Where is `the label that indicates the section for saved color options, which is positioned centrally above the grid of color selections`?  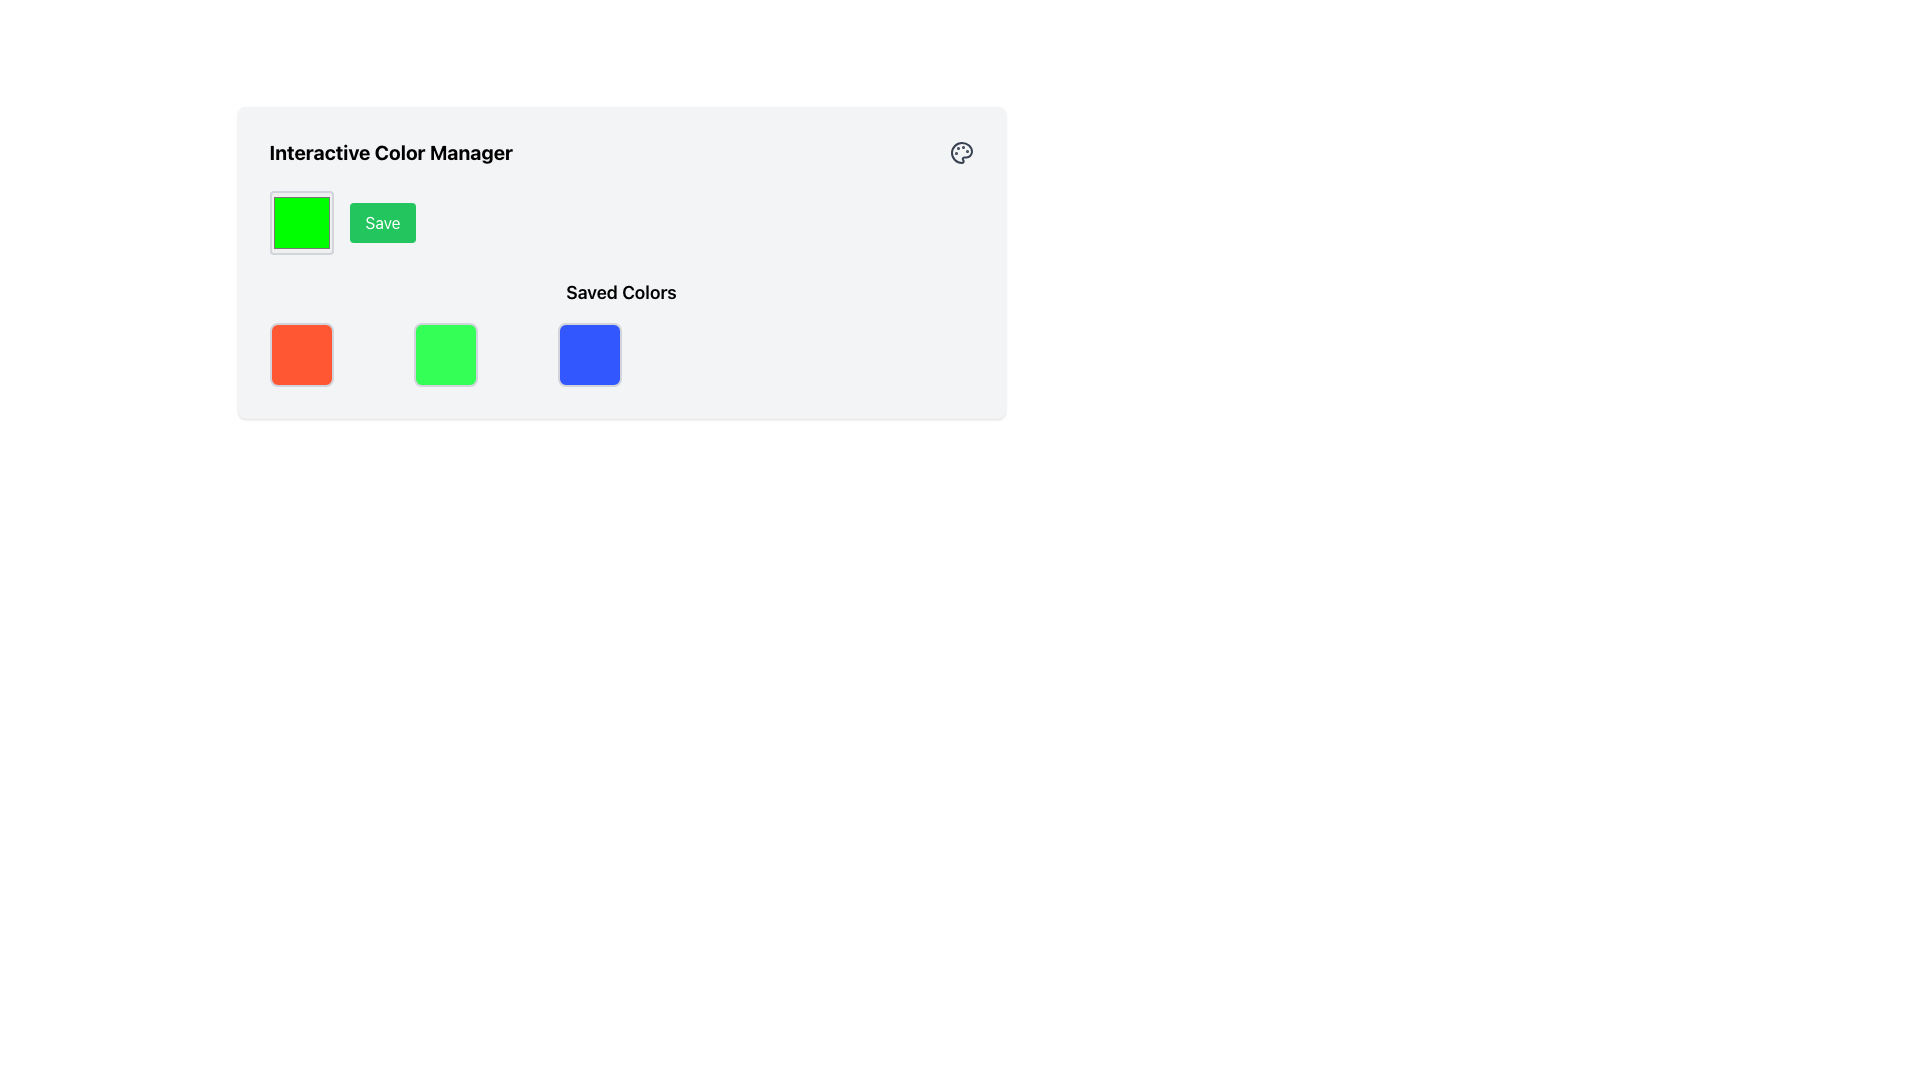
the label that indicates the section for saved color options, which is positioned centrally above the grid of color selections is located at coordinates (620, 293).